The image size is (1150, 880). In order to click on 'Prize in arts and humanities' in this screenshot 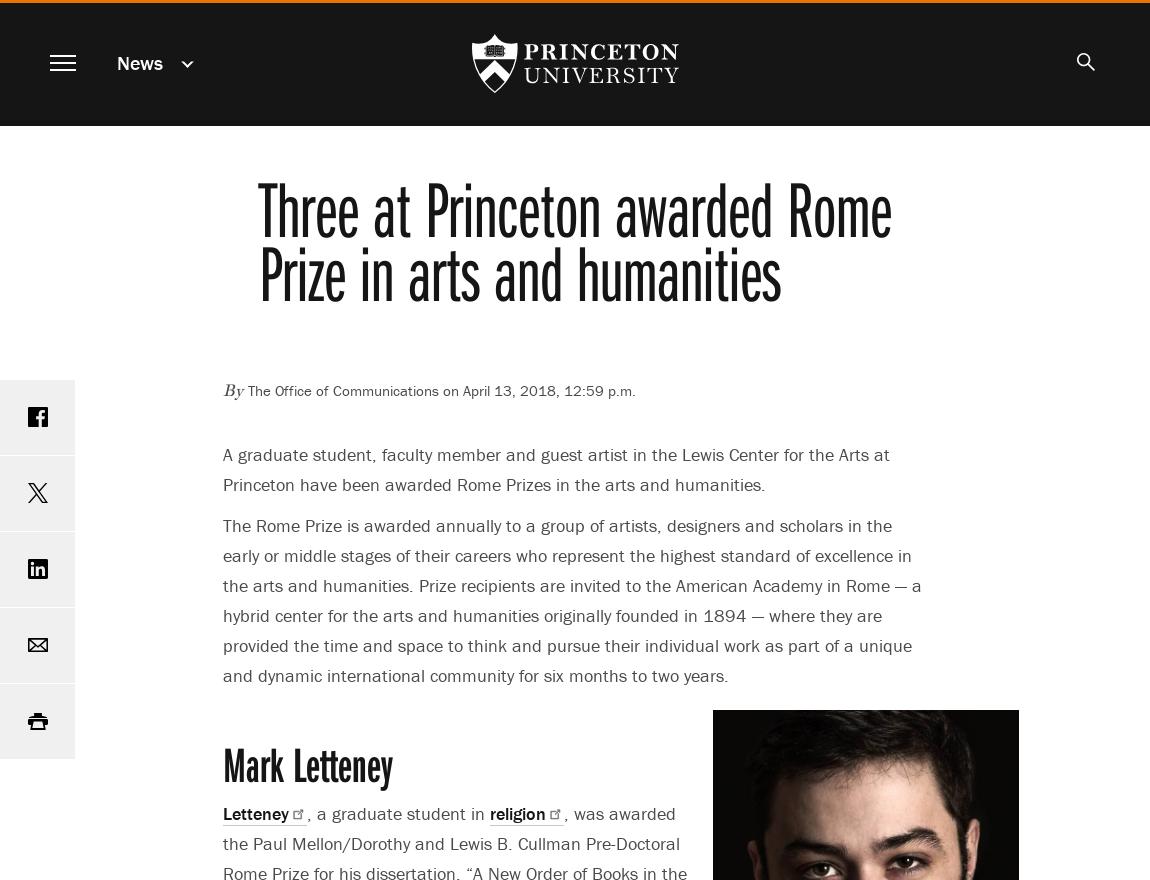, I will do `click(518, 271)`.